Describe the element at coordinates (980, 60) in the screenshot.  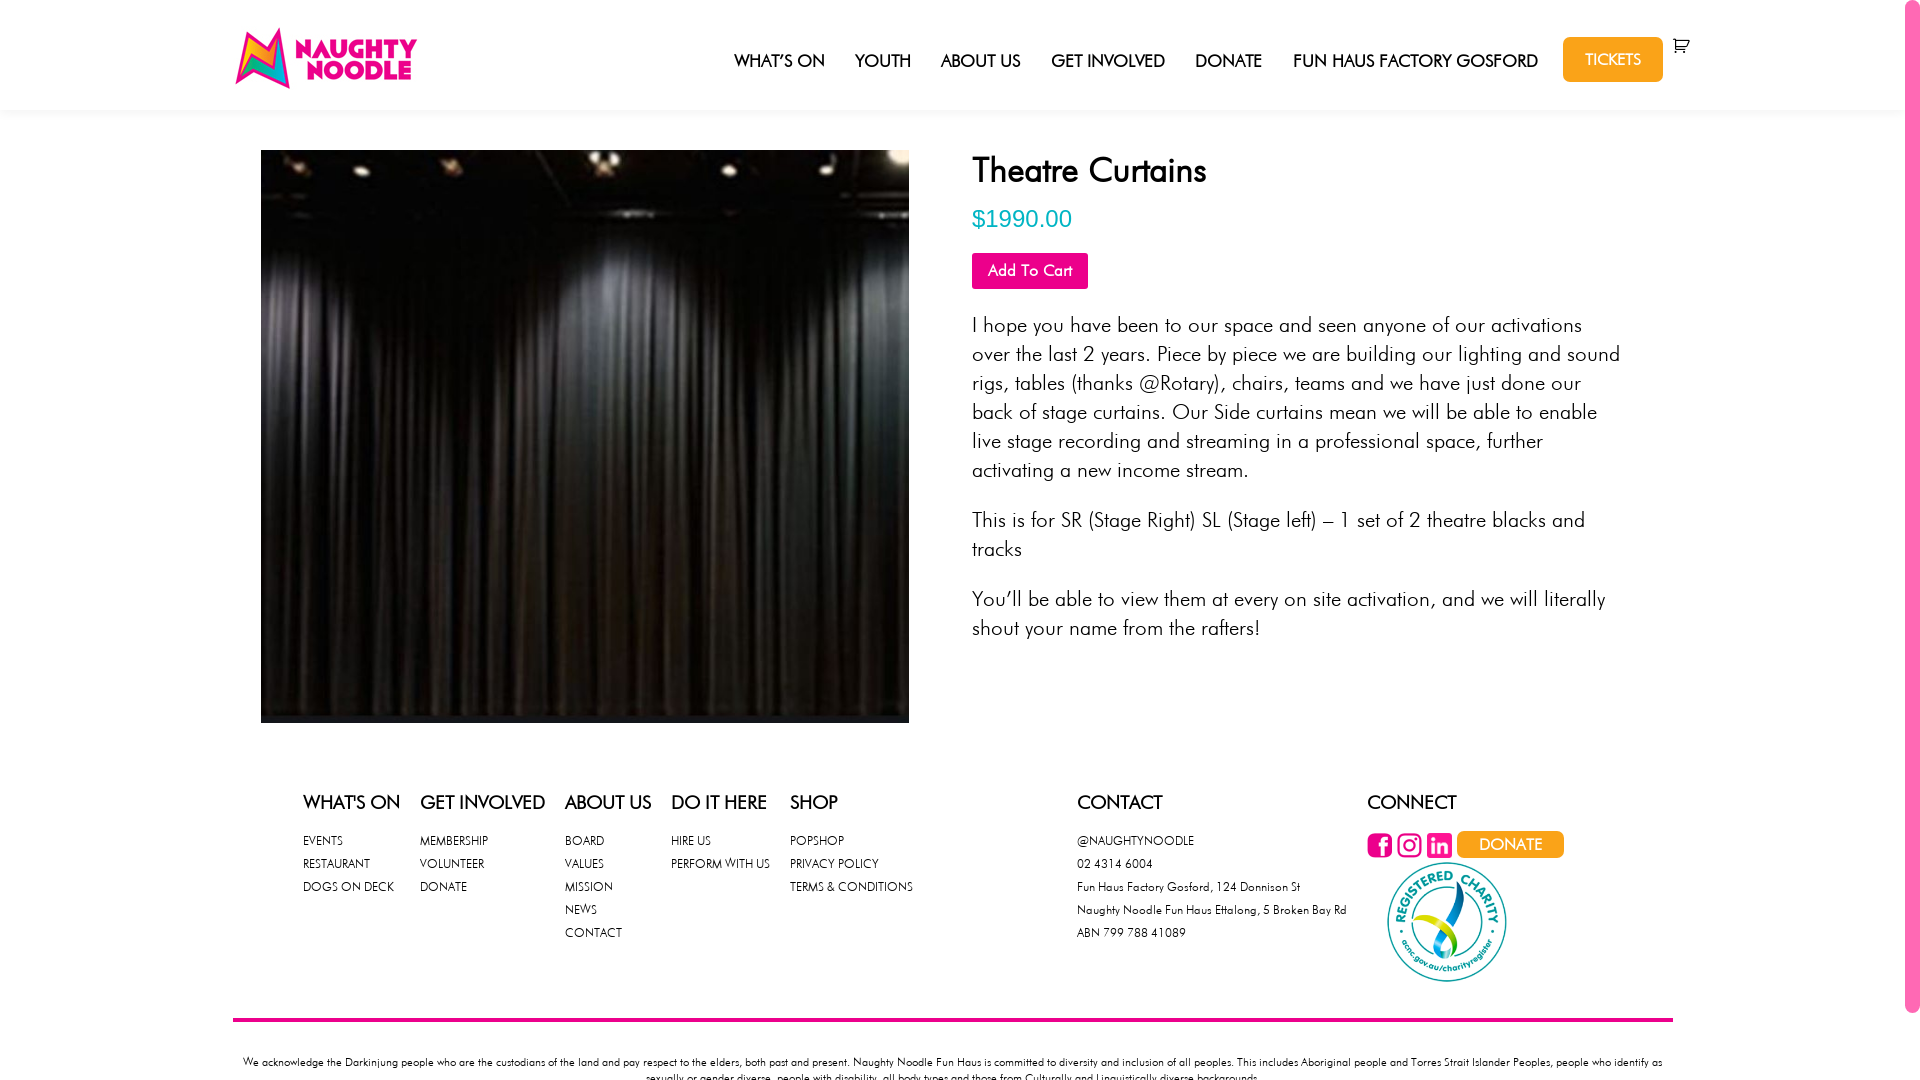
I see `'ABOUT US'` at that location.